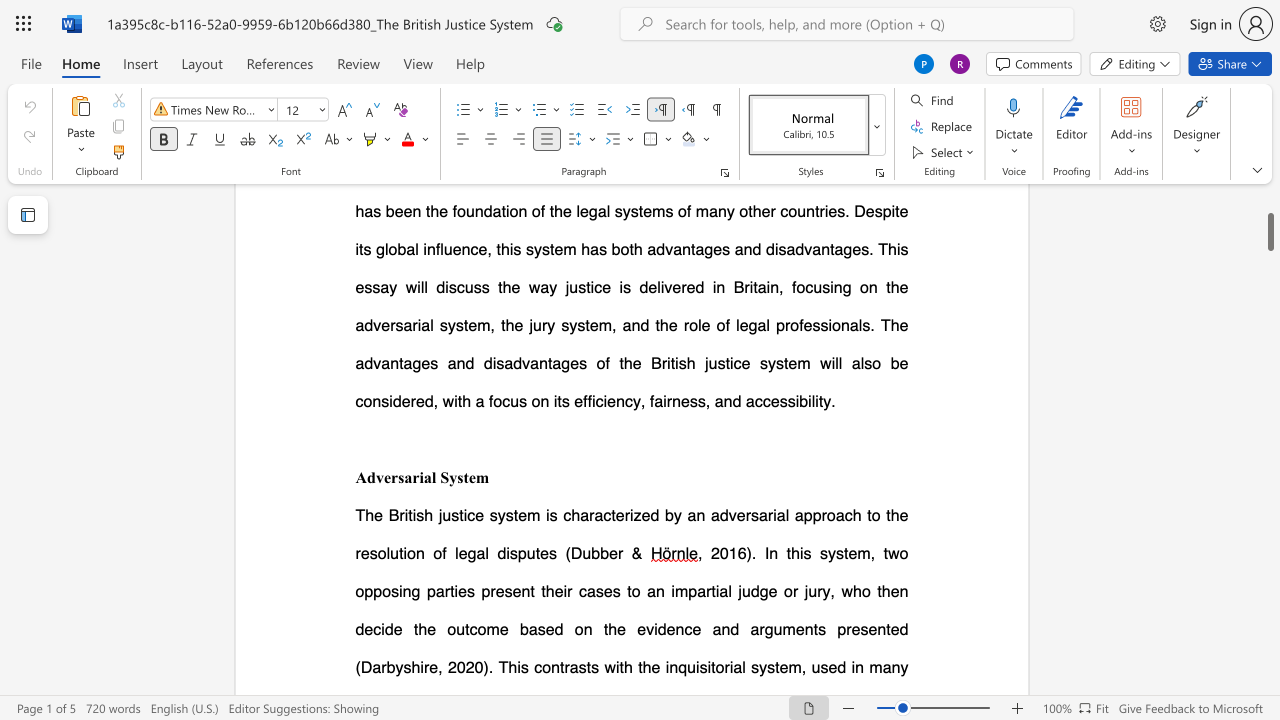  What do you see at coordinates (430, 477) in the screenshot?
I see `the space between the continuous character "a" and "l" in the text` at bounding box center [430, 477].